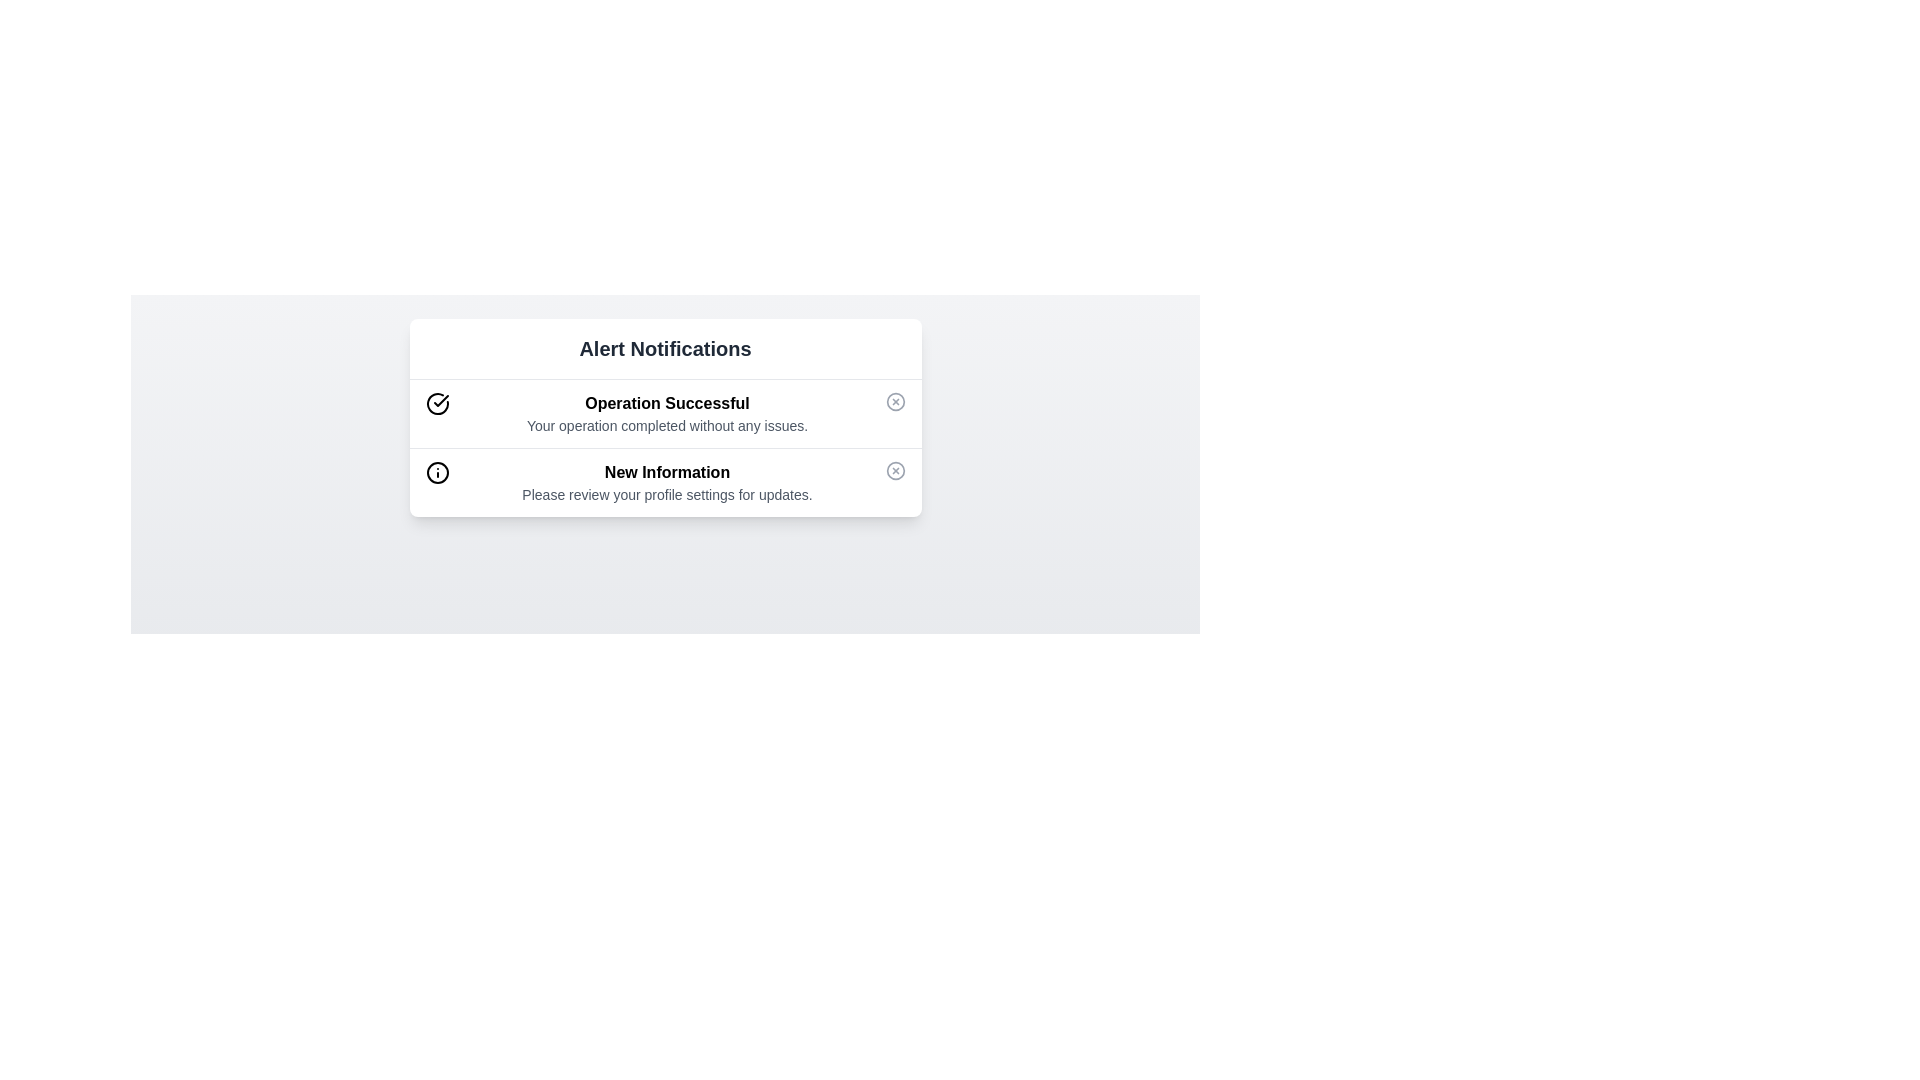 The height and width of the screenshot is (1080, 1920). Describe the element at coordinates (667, 424) in the screenshot. I see `static text display message 'Your operation completed without any issues.' which is styled in gray font and positioned under the header 'Operation Successful'` at that location.